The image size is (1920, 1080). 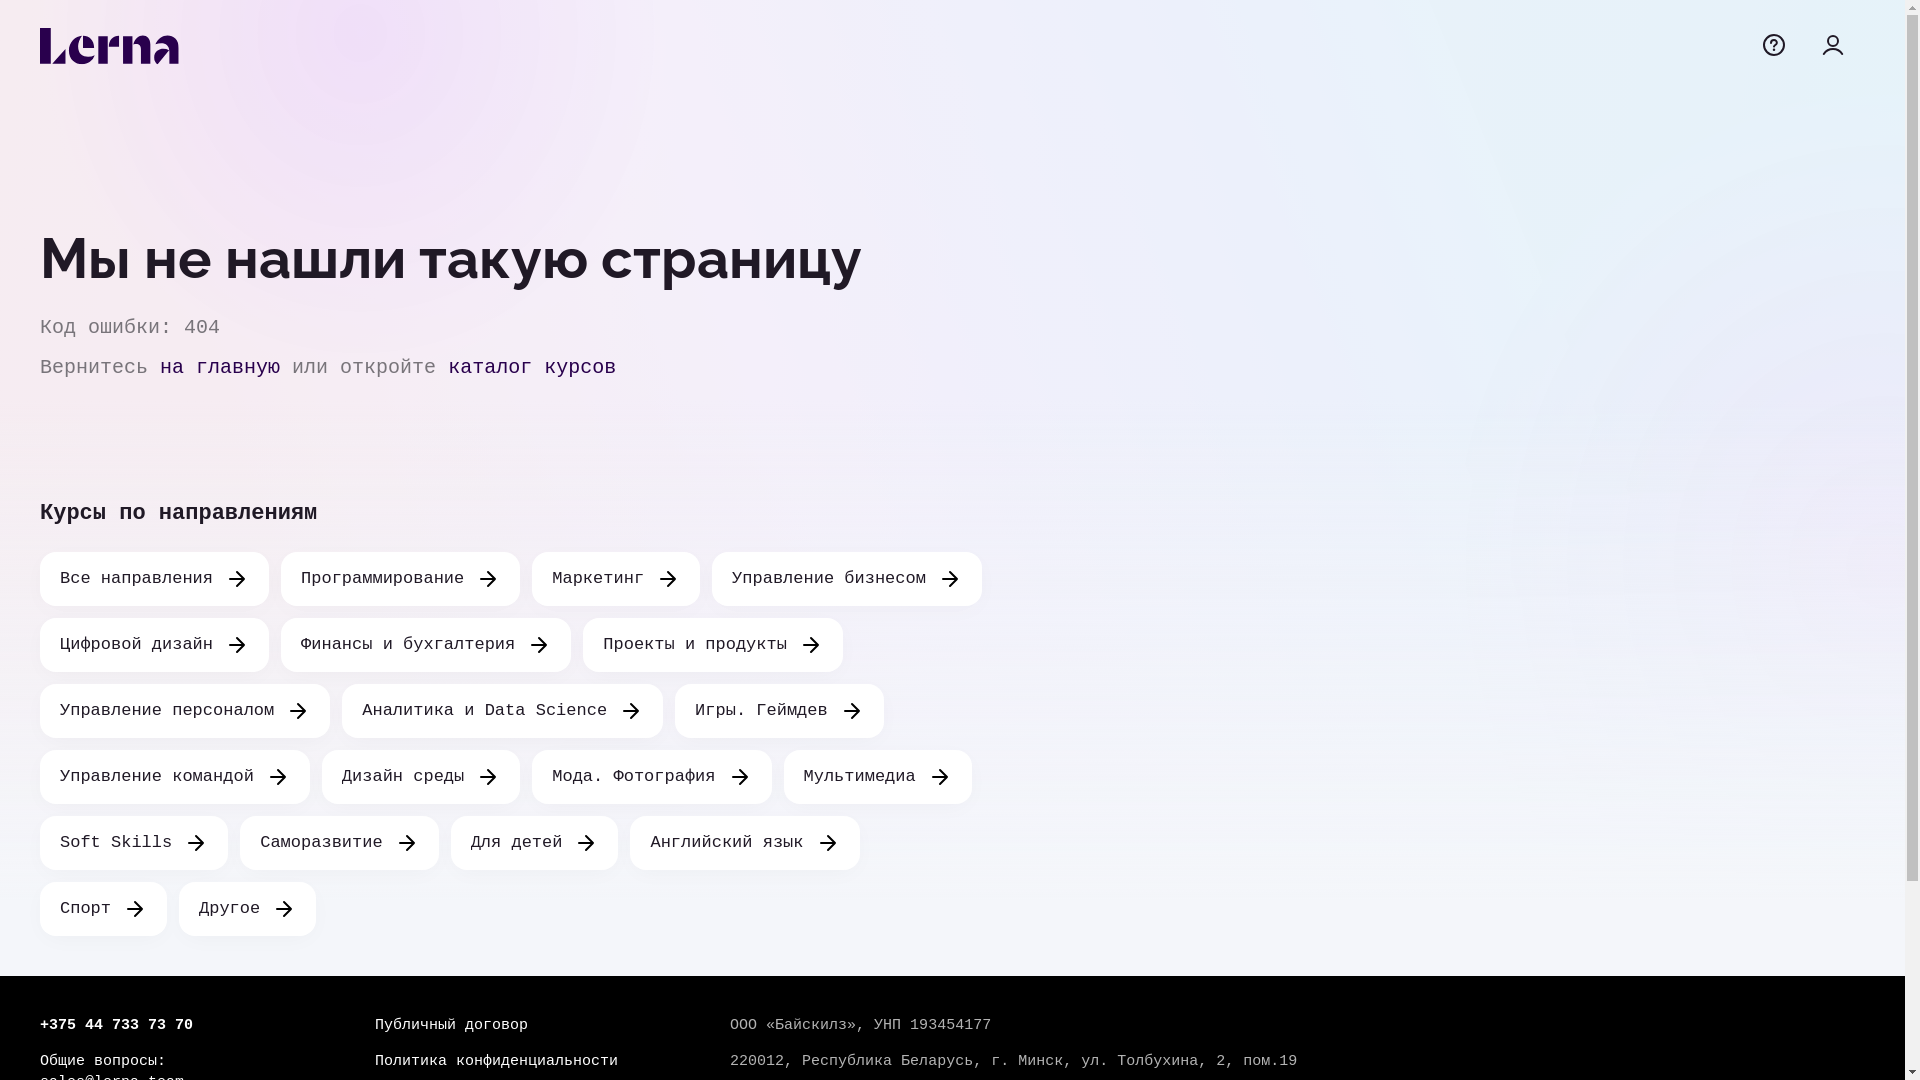 What do you see at coordinates (133, 843) in the screenshot?
I see `'Soft Skills'` at bounding box center [133, 843].